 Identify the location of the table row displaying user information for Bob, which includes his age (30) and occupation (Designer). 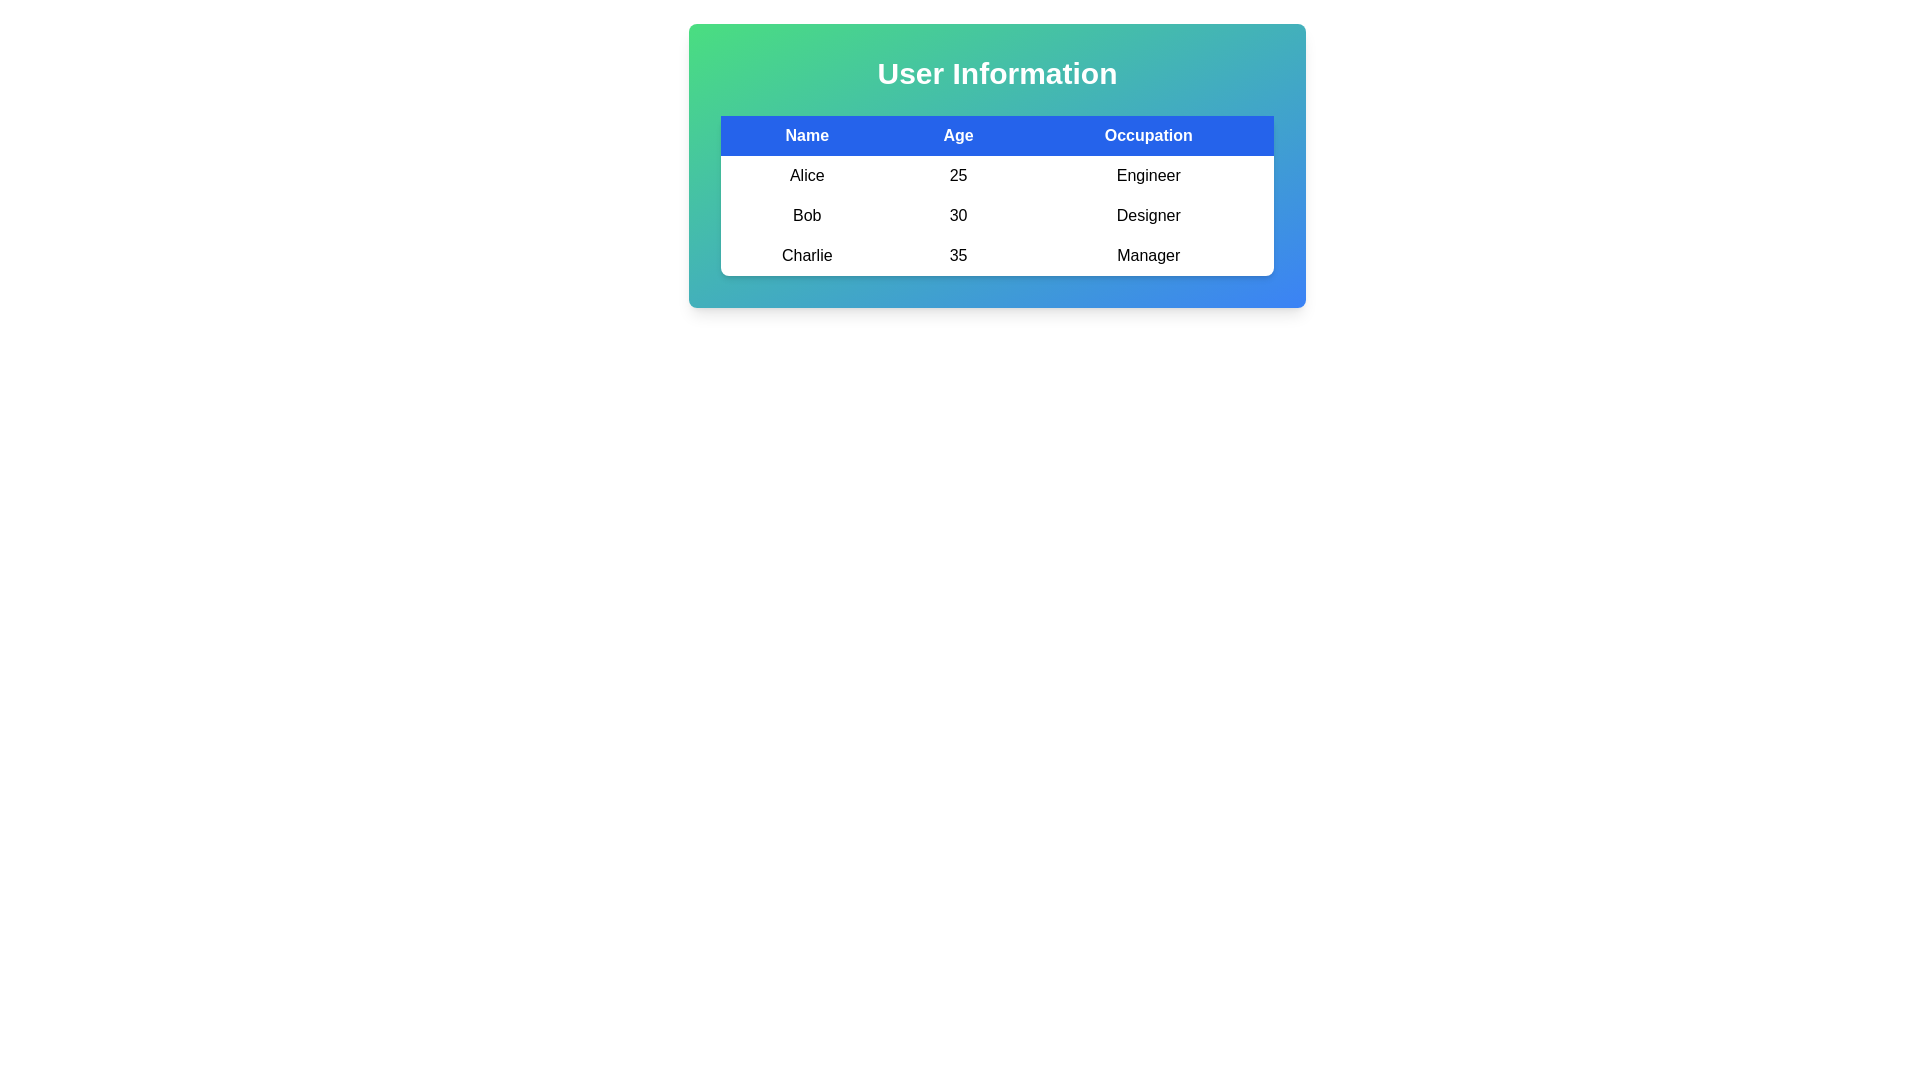
(997, 196).